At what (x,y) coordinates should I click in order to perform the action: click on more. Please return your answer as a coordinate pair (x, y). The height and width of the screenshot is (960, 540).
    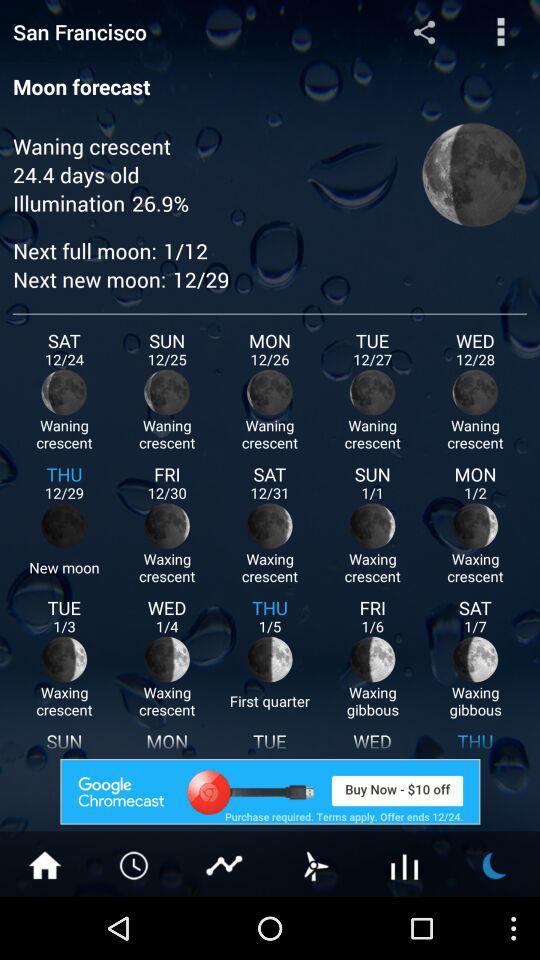
    Looking at the image, I should click on (135, 863).